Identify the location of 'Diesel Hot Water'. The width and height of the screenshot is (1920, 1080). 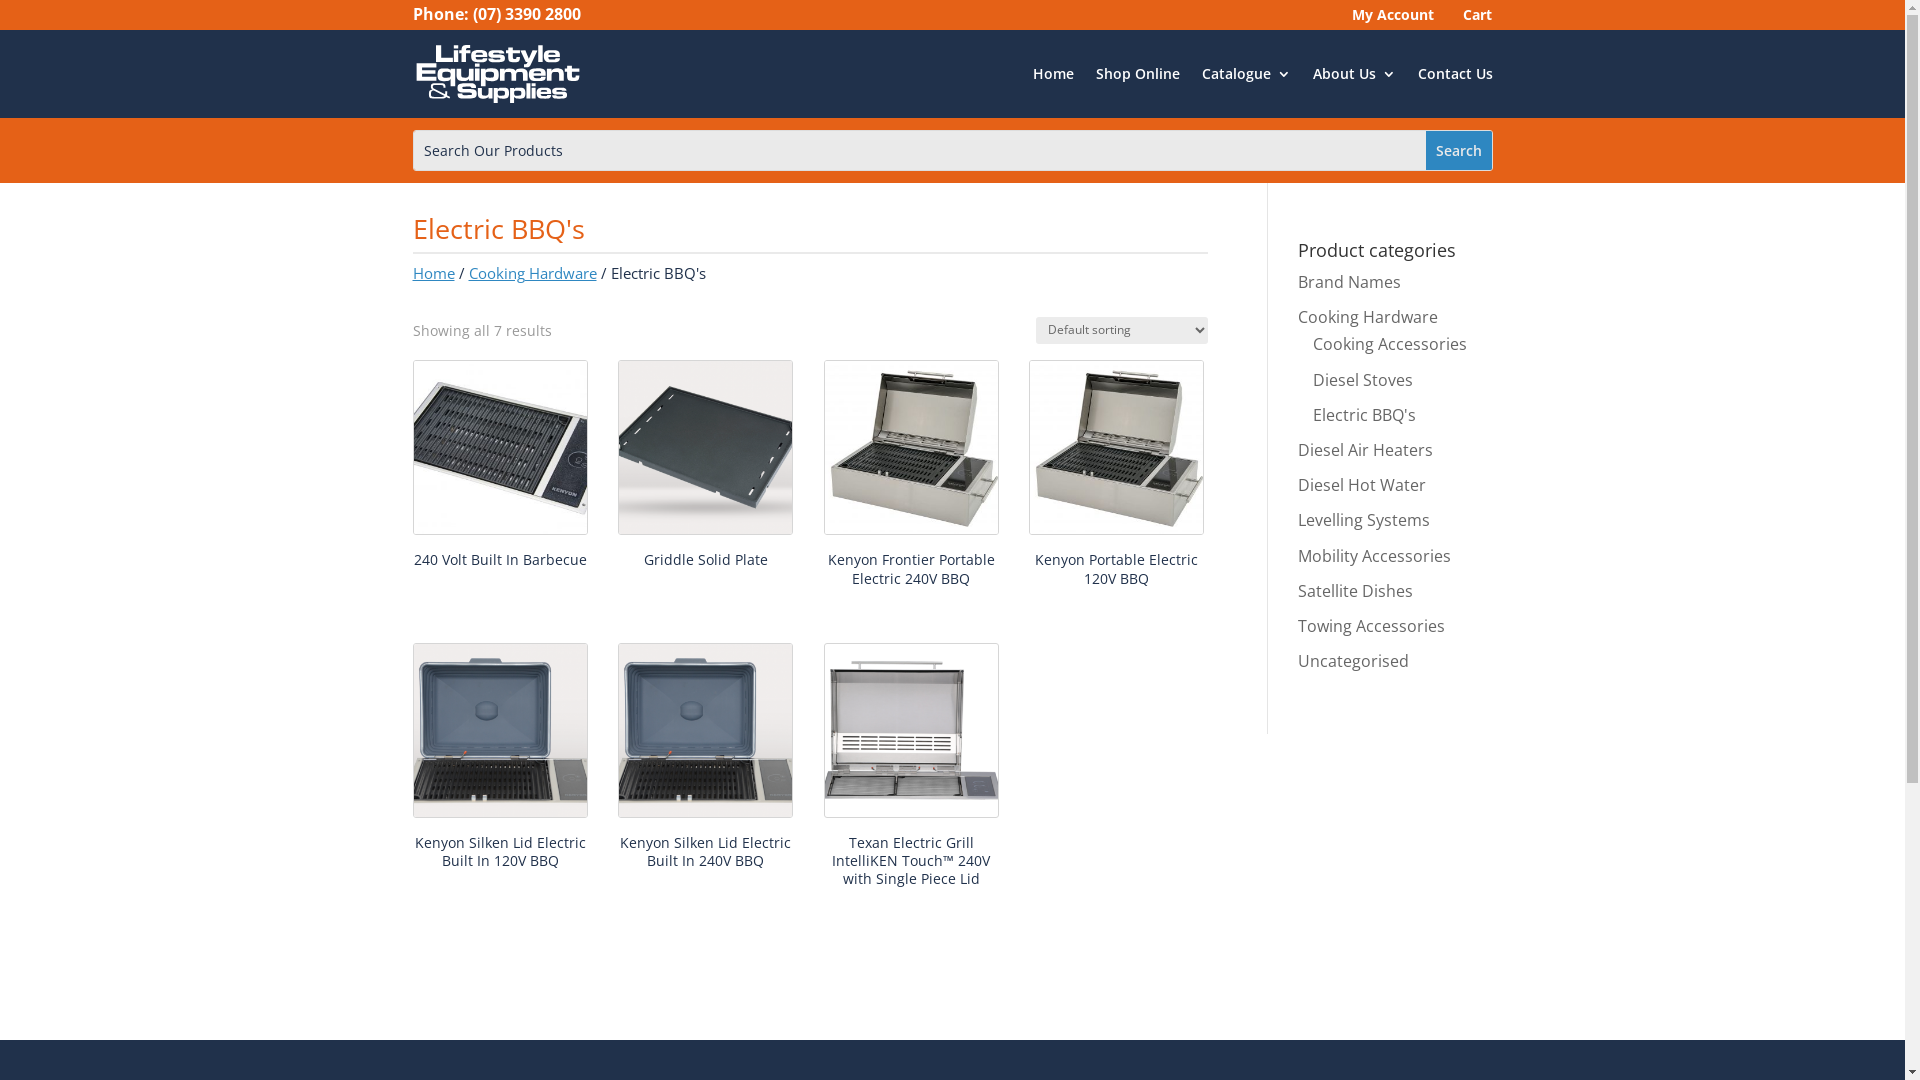
(1361, 485).